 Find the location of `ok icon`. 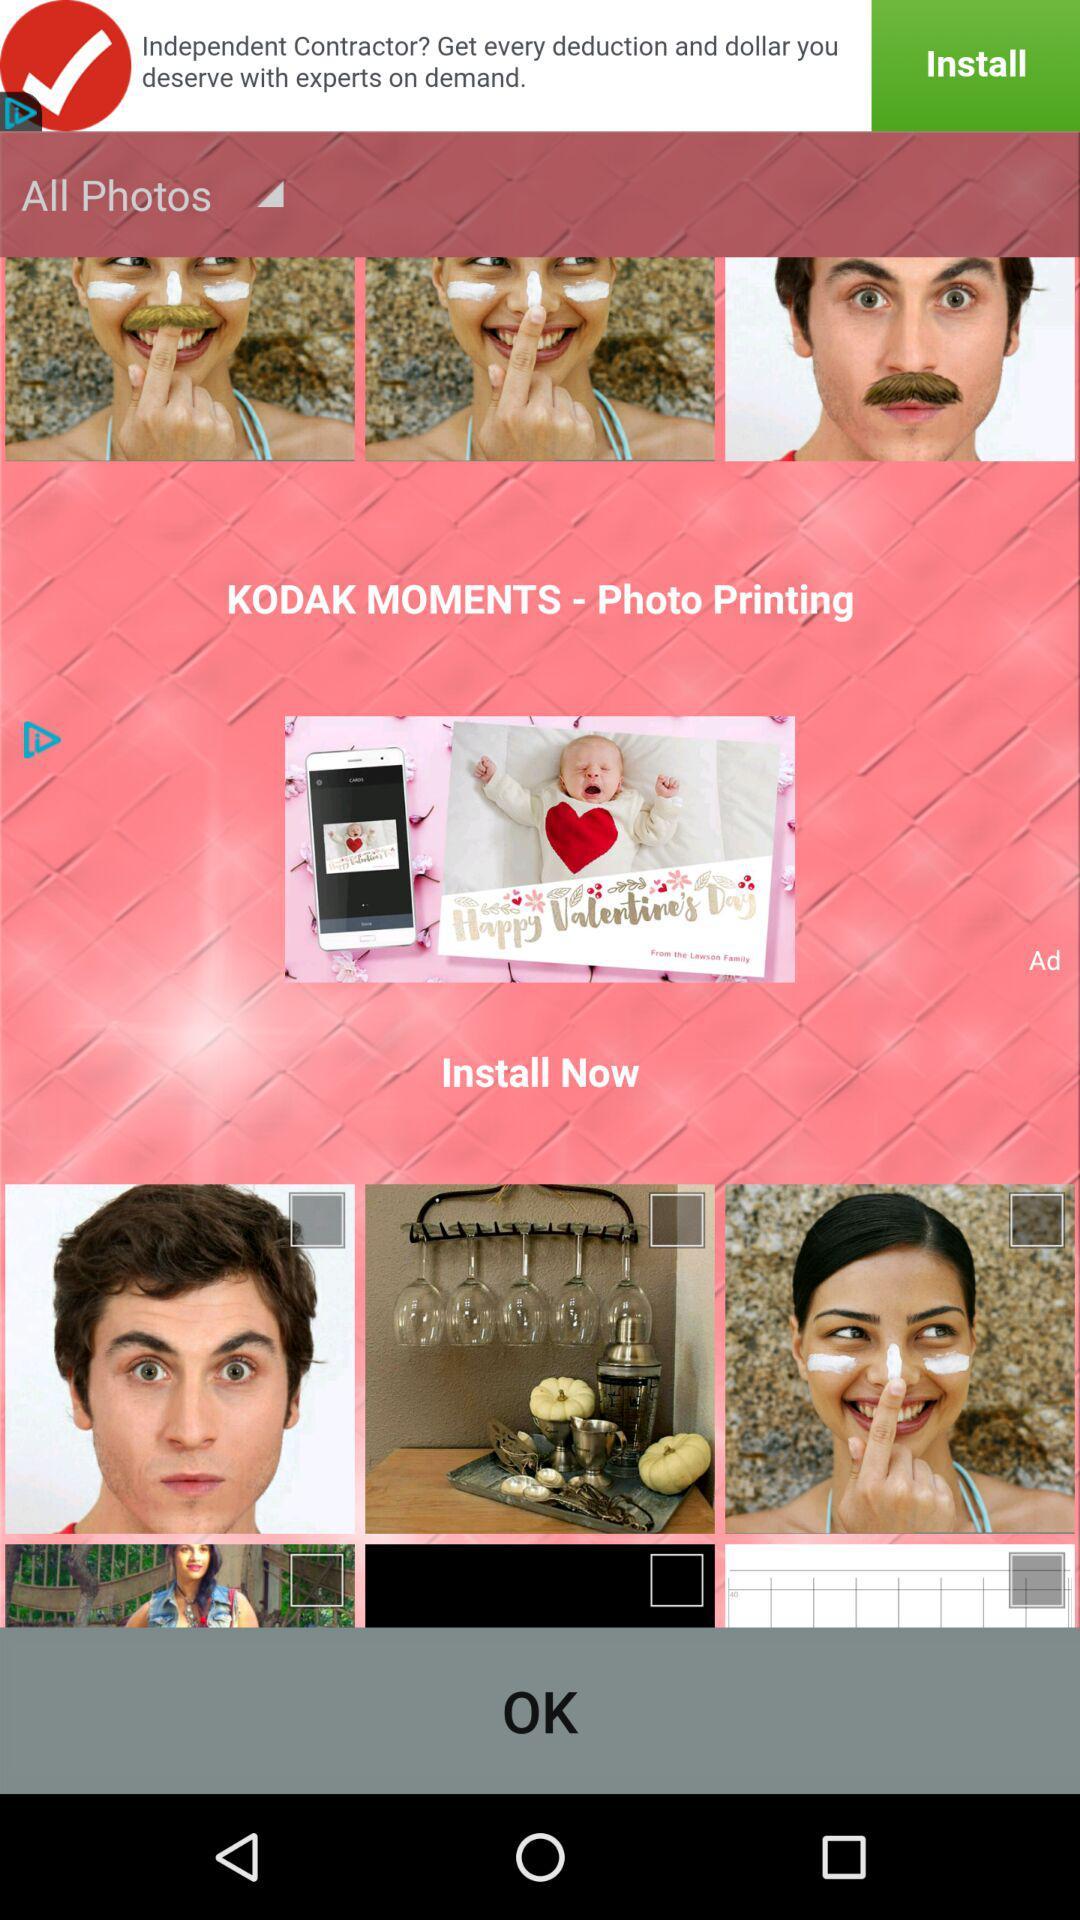

ok icon is located at coordinates (540, 1709).